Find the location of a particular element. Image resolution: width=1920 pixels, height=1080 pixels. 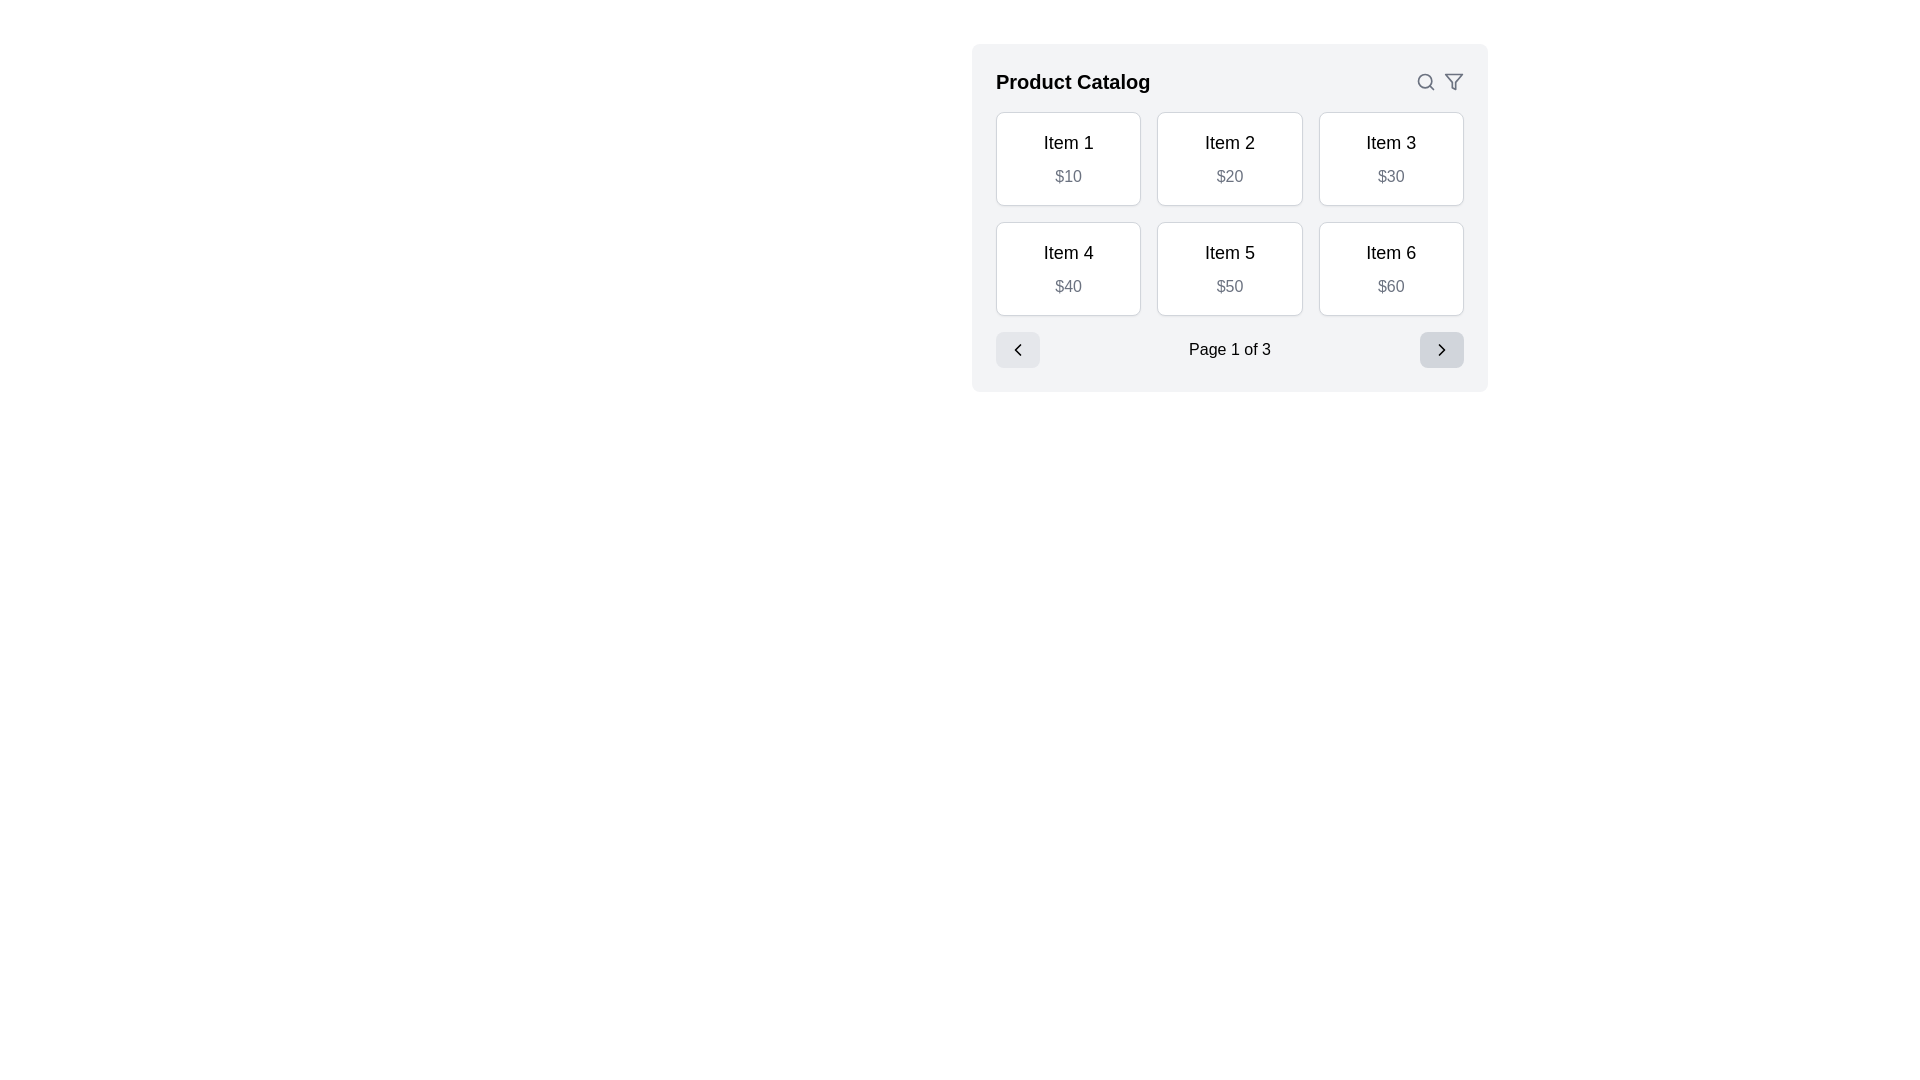

the filter icon in the top-right corner of the interface is located at coordinates (1454, 80).